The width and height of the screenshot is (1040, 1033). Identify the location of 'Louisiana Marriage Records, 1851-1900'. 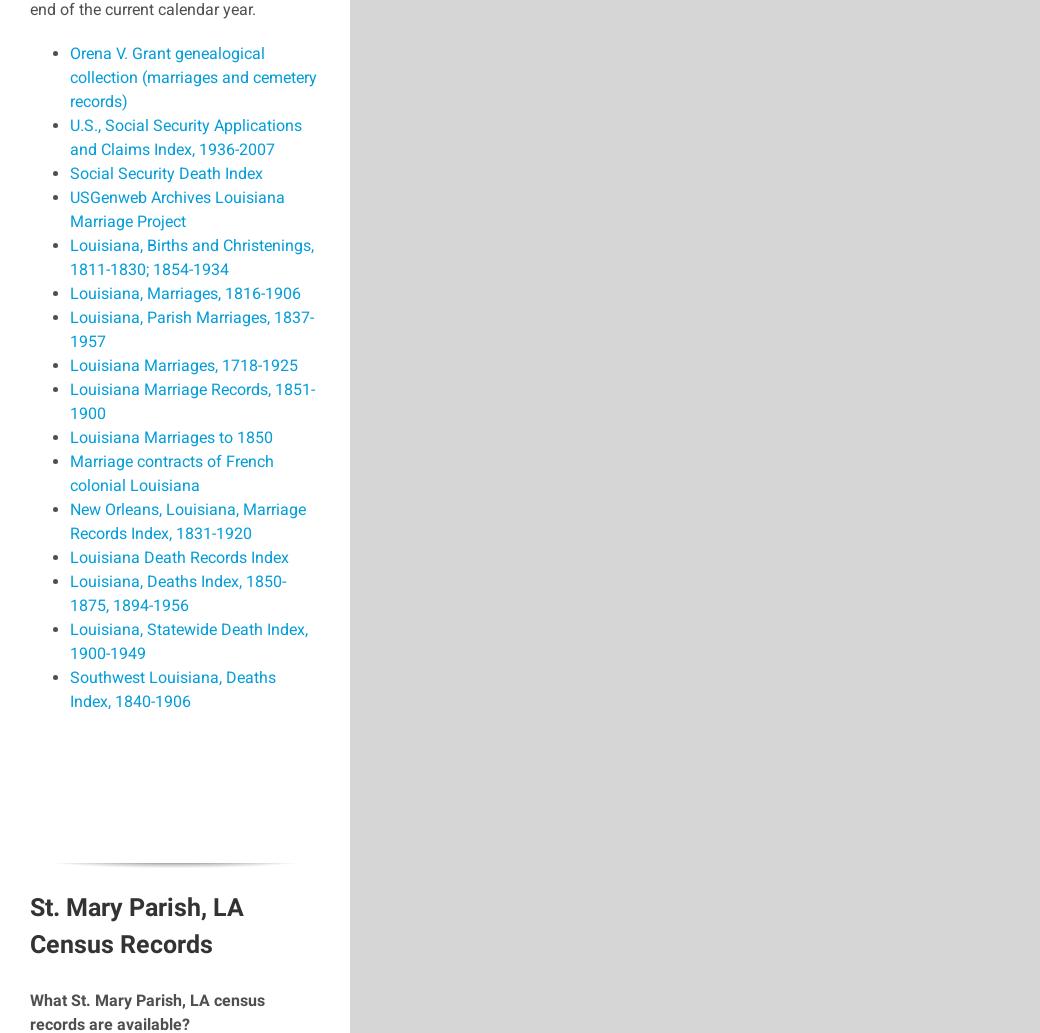
(192, 401).